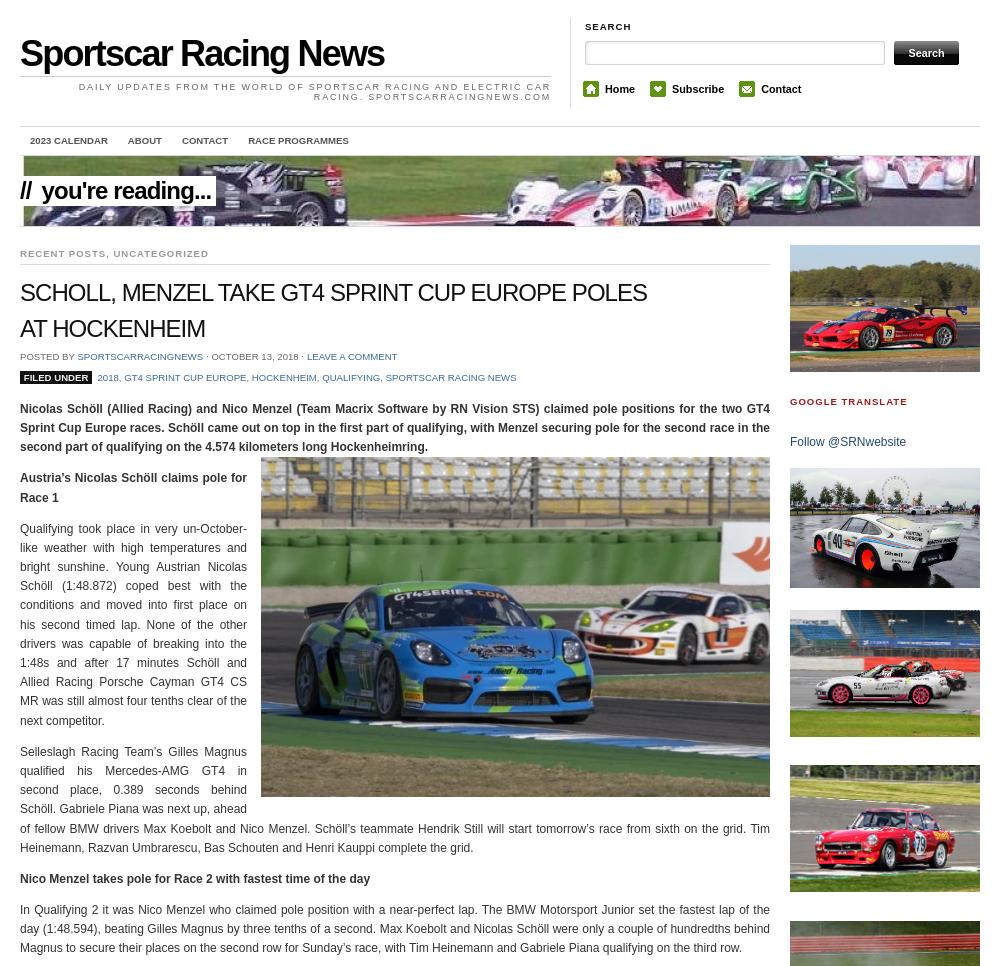 This screenshot has height=966, width=1000. What do you see at coordinates (313, 89) in the screenshot?
I see `'Daily updates from the  world of Sportscar Racing and Electric Car Racing.  sportscarracingnews.com'` at bounding box center [313, 89].